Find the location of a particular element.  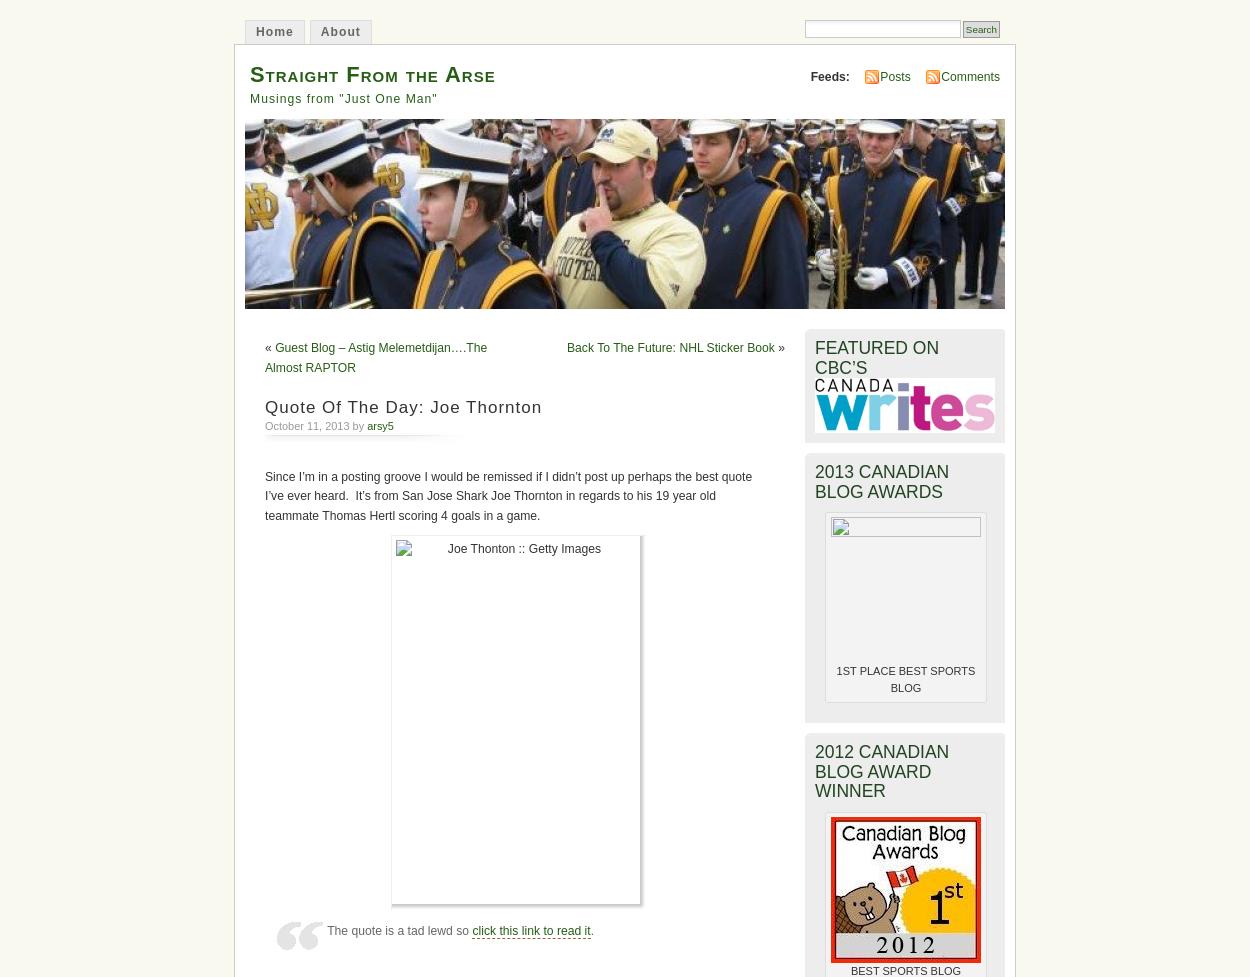

'October 11, 2013 by' is located at coordinates (315, 424).